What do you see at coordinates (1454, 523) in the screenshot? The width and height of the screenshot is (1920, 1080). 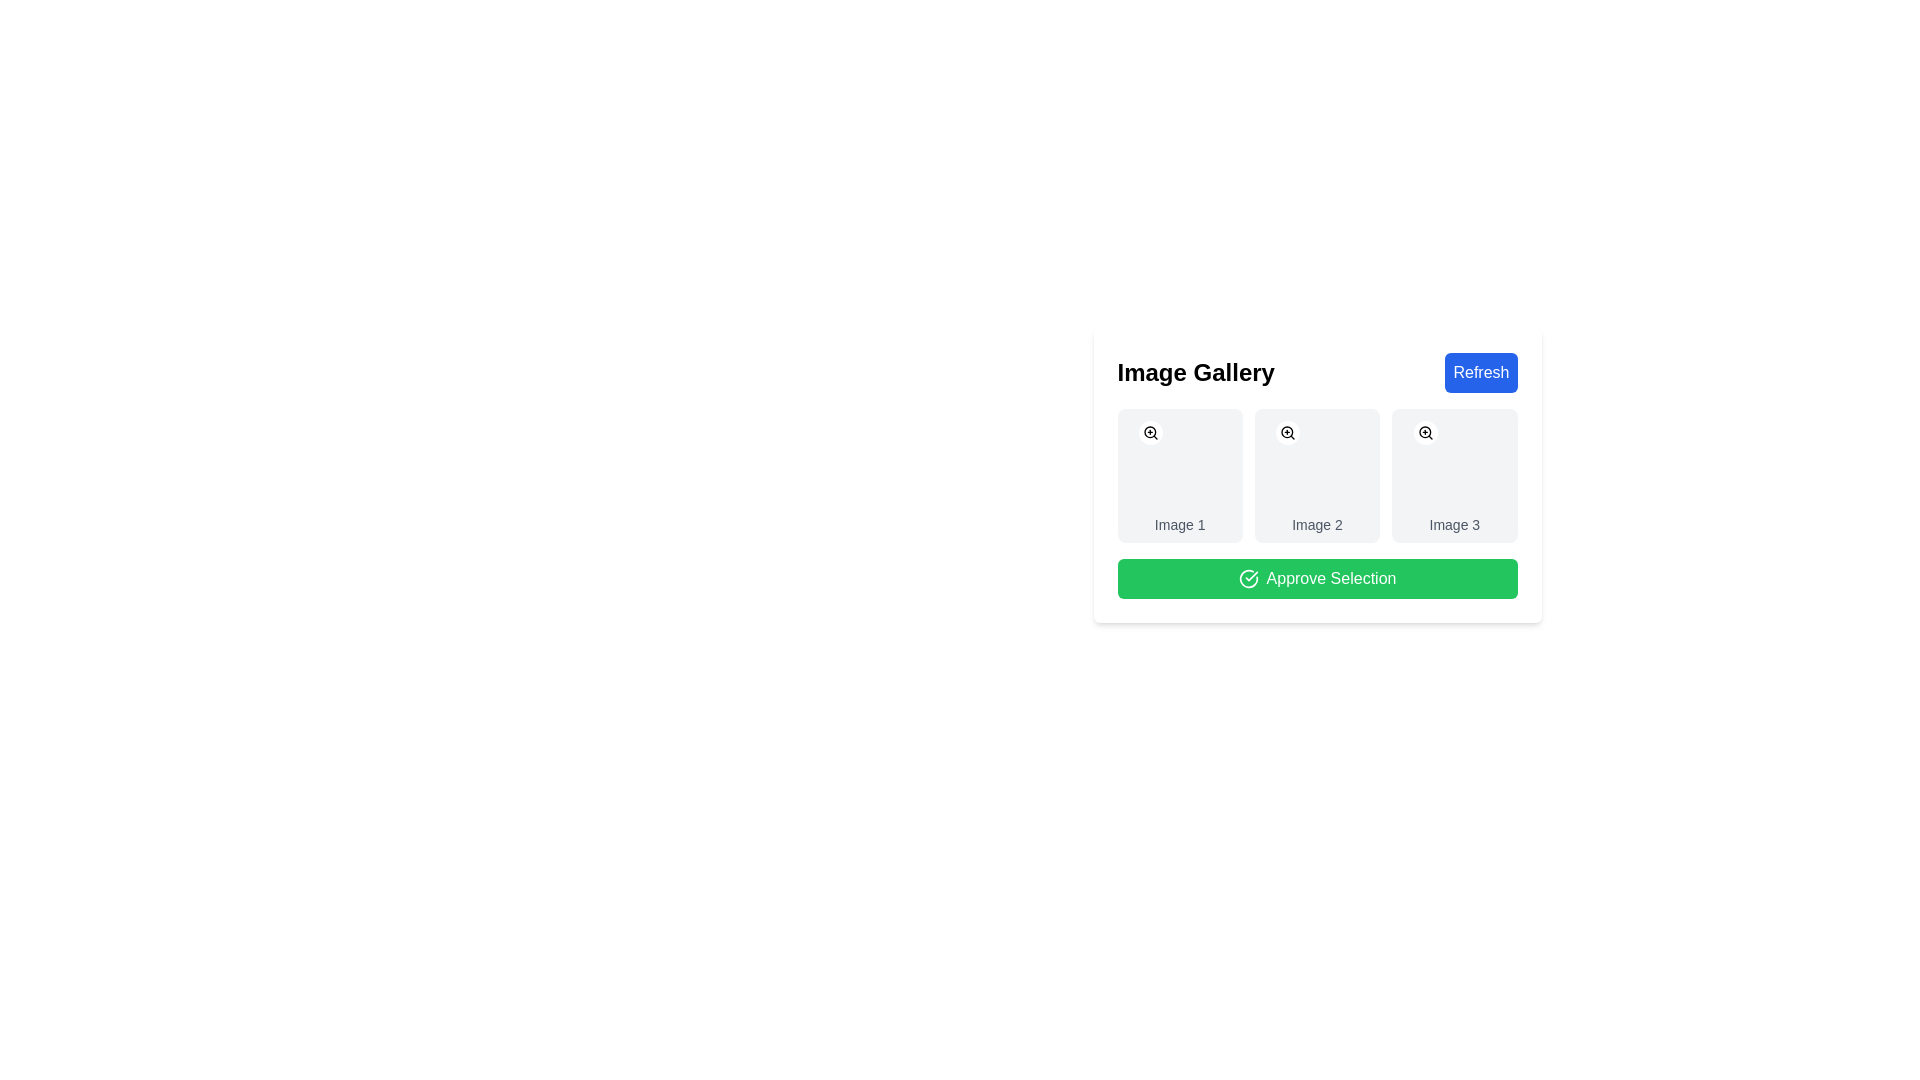 I see `the text label displaying 'Image 3' in a smaller, gray-colored font, located in the third column of the image gallery below the corresponding image placeholder and magnifying glass icon` at bounding box center [1454, 523].